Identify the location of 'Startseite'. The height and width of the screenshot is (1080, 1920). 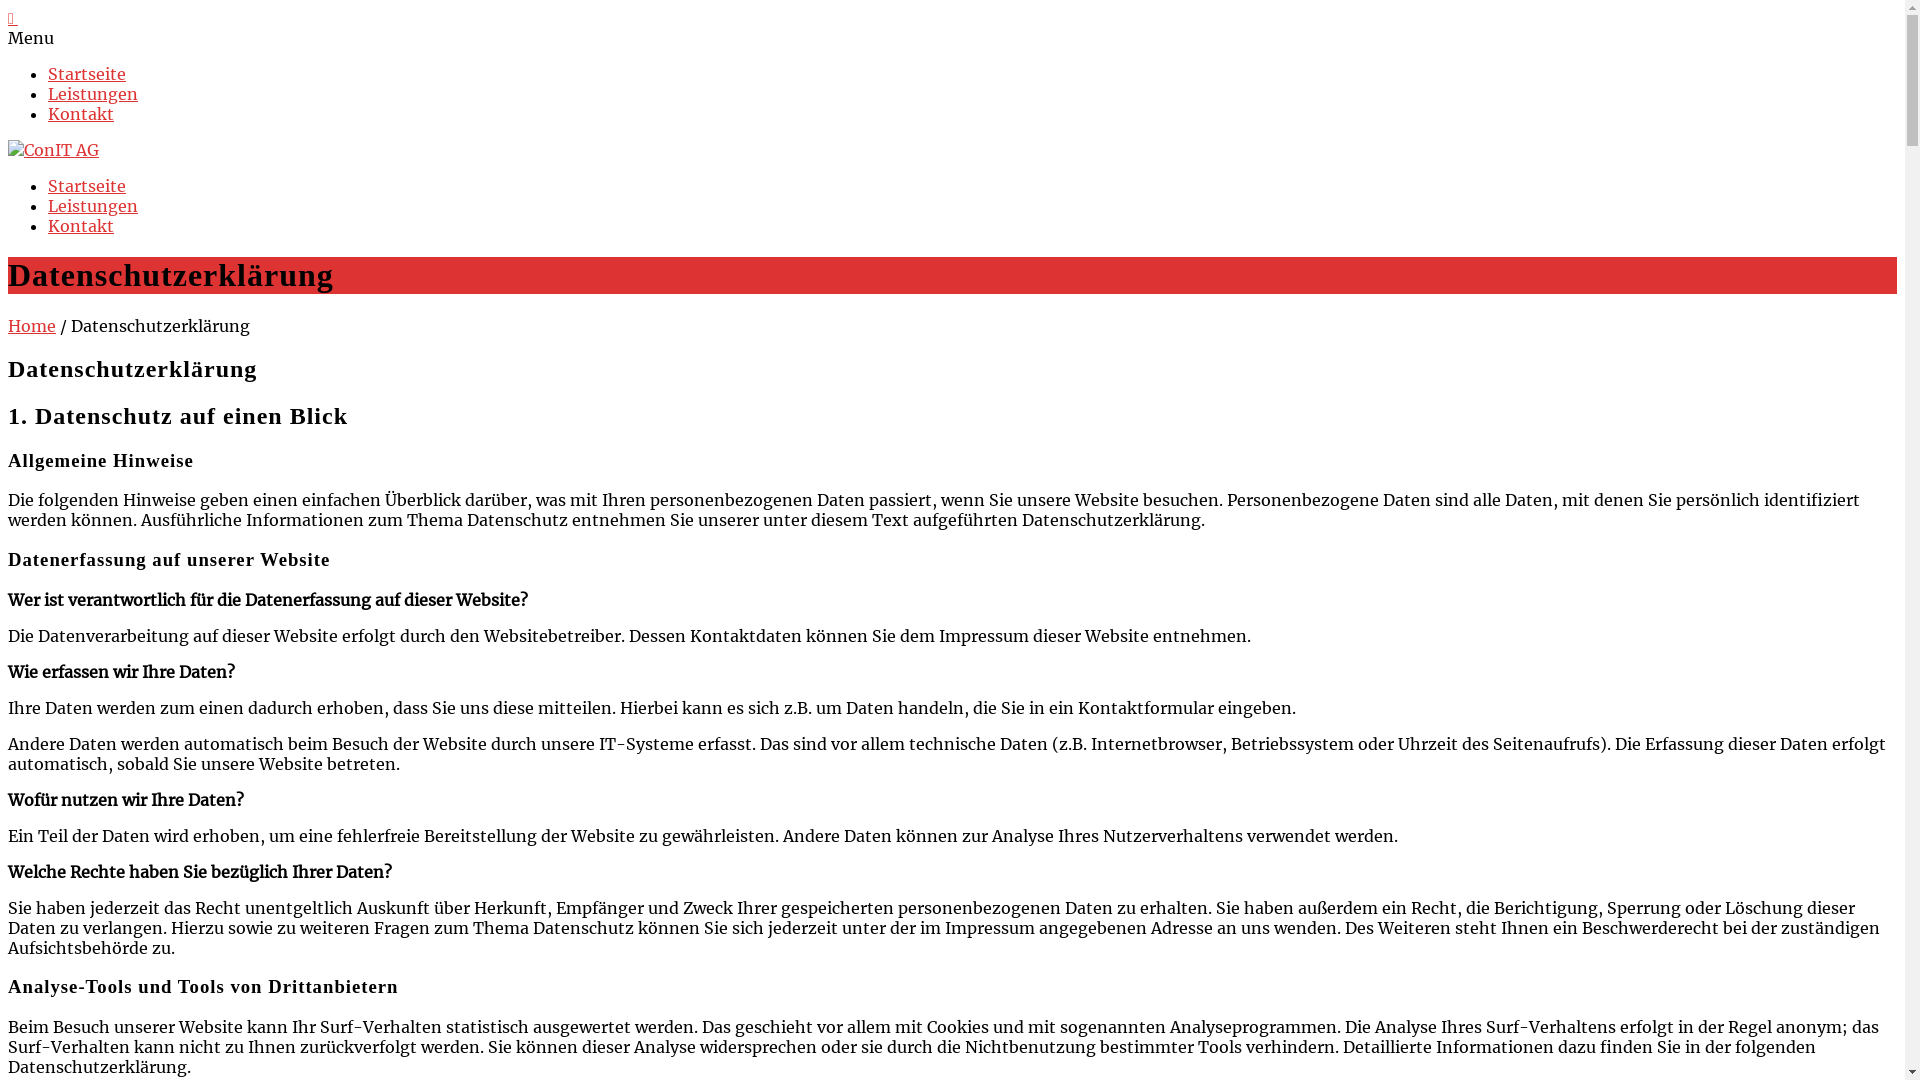
(85, 72).